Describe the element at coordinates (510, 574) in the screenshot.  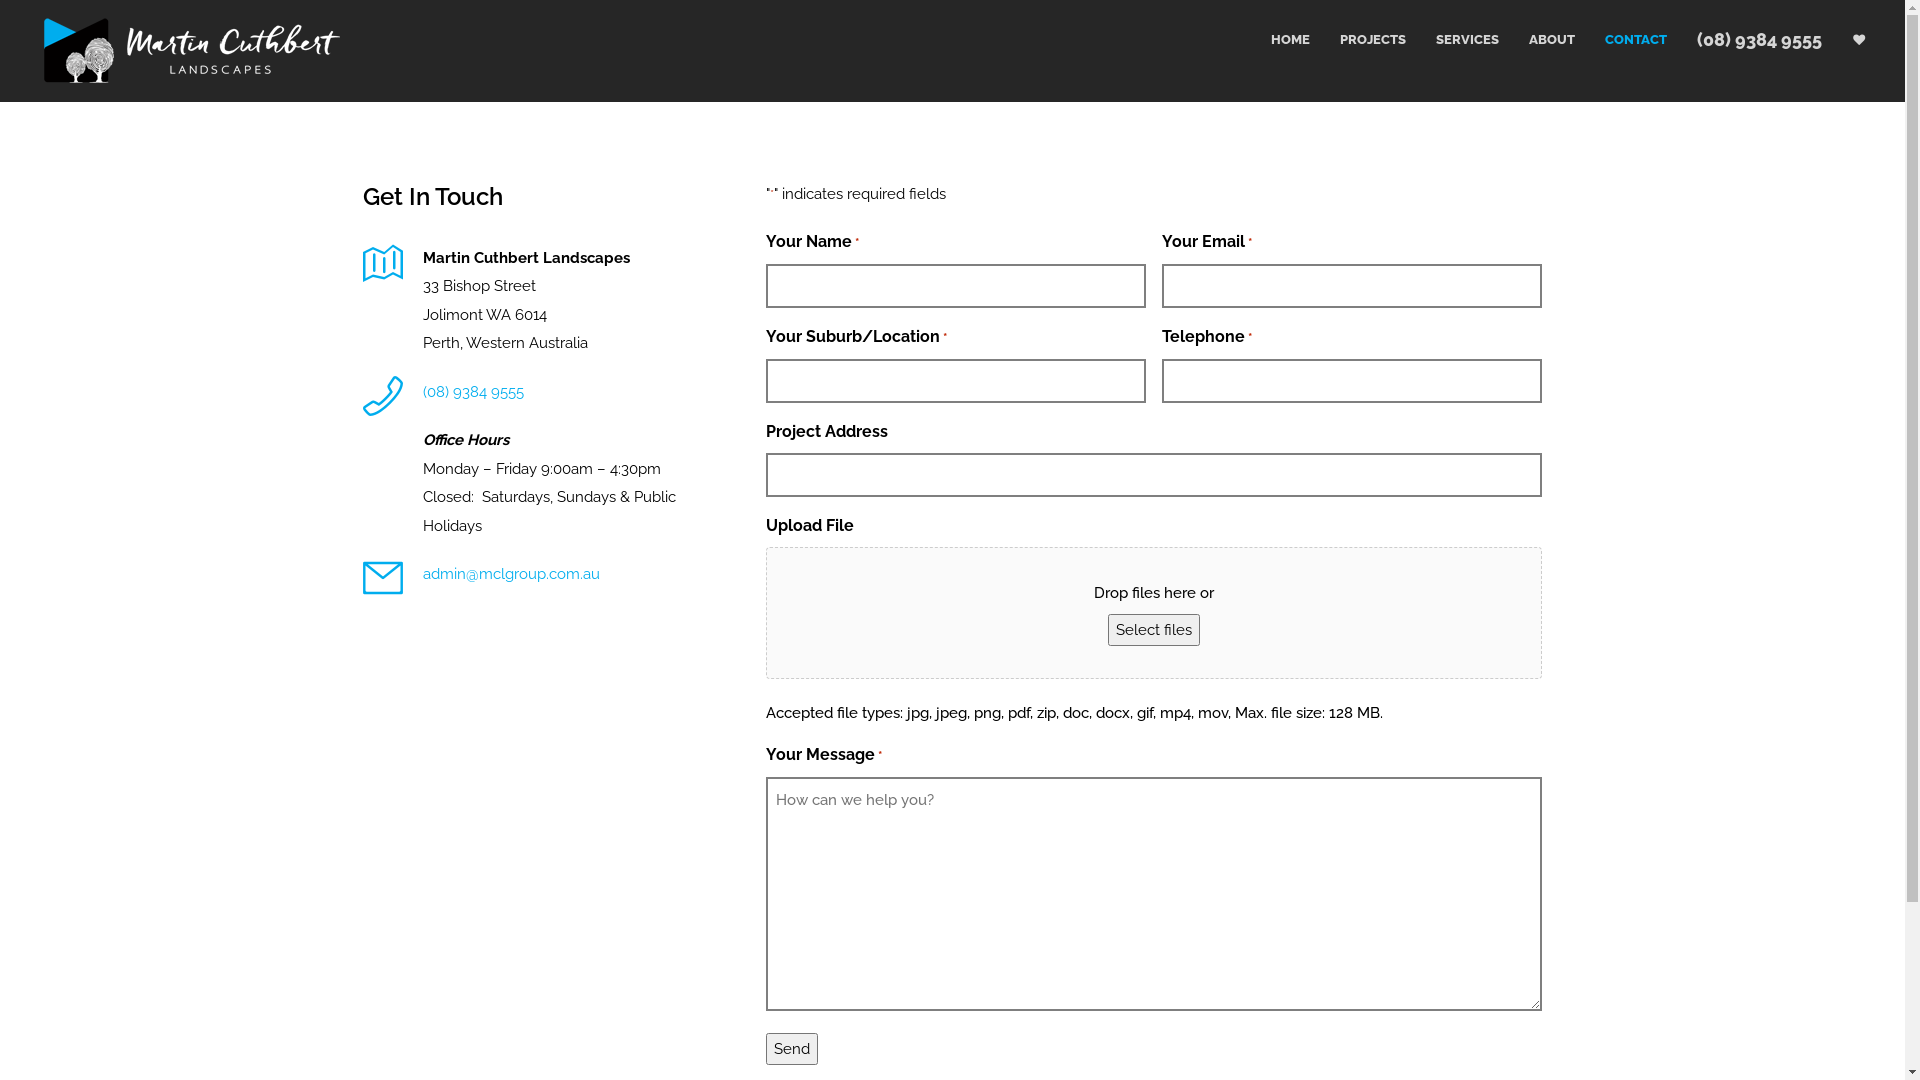
I see `'admin@mclgroup.com.au'` at that location.